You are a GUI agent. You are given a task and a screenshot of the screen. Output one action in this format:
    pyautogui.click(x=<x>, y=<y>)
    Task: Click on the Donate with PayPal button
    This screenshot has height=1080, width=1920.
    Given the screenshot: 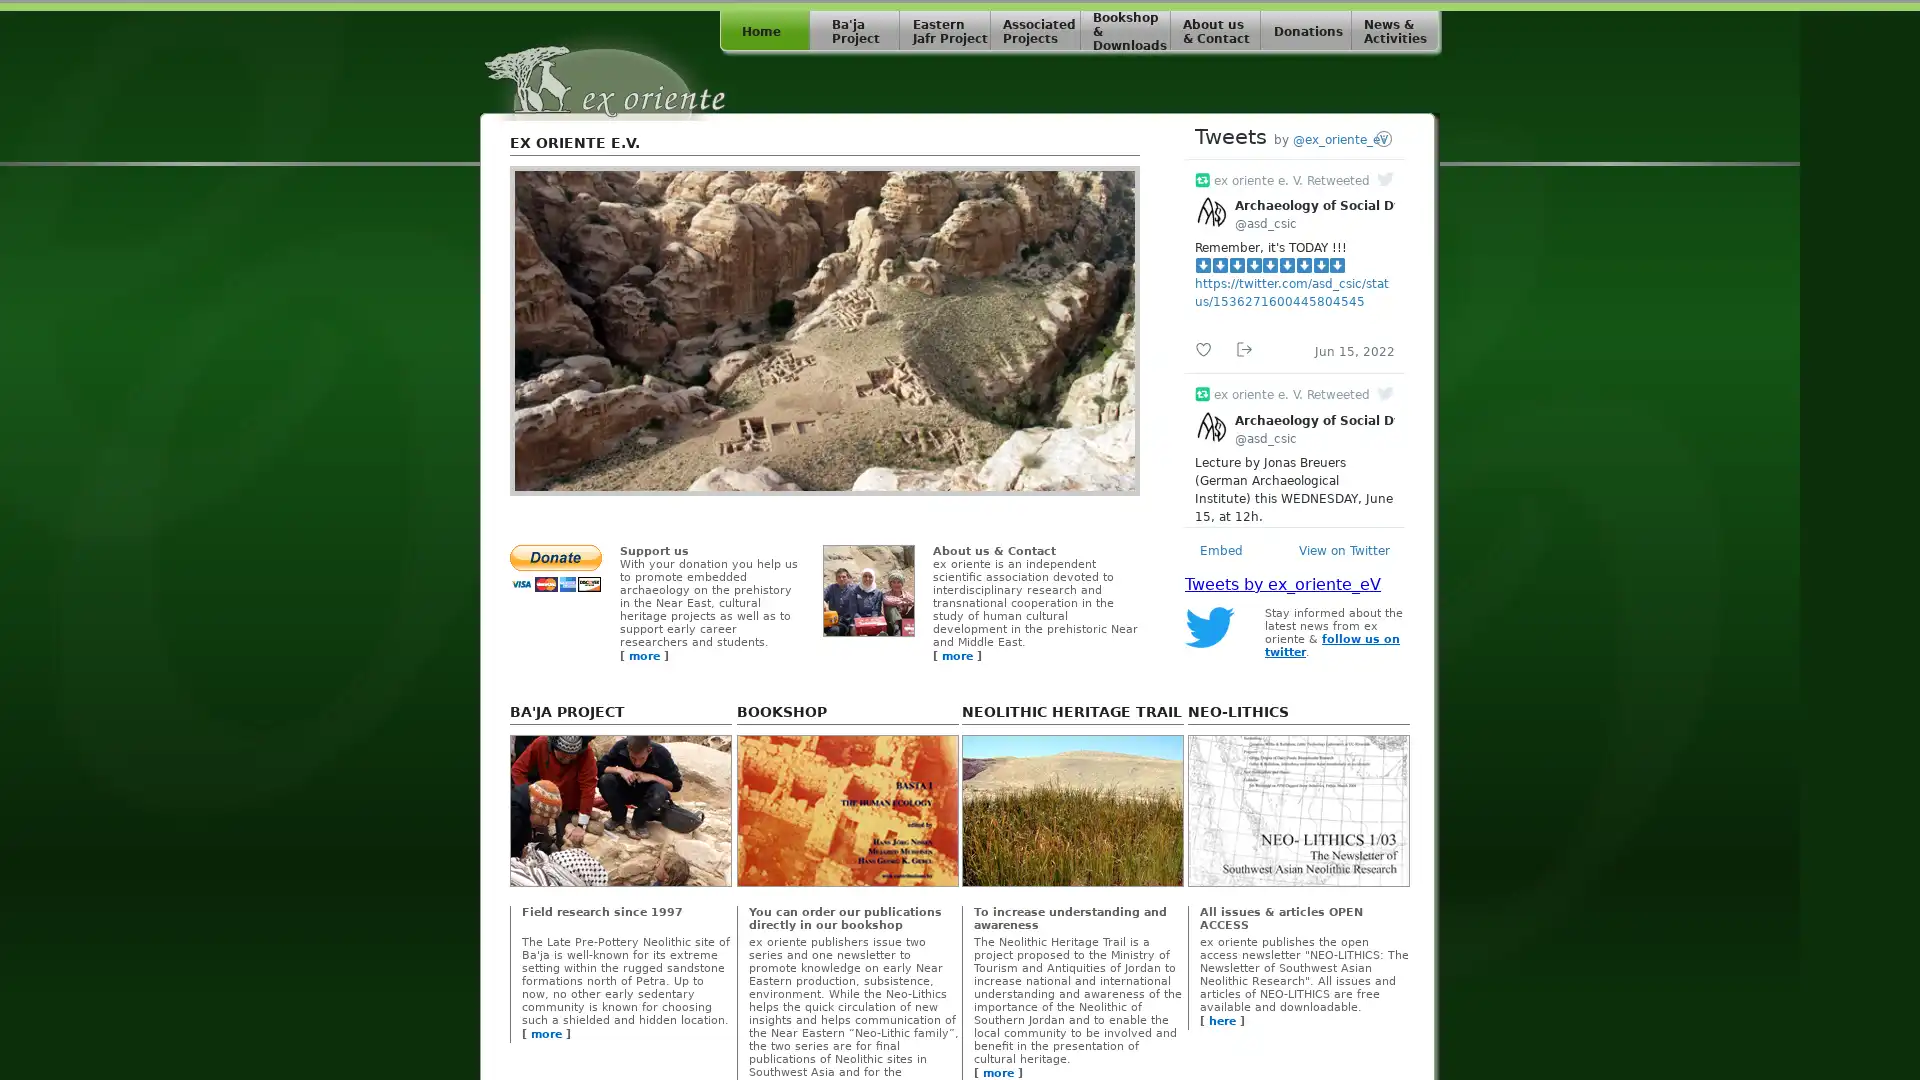 What is the action you would take?
    pyautogui.click(x=556, y=568)
    